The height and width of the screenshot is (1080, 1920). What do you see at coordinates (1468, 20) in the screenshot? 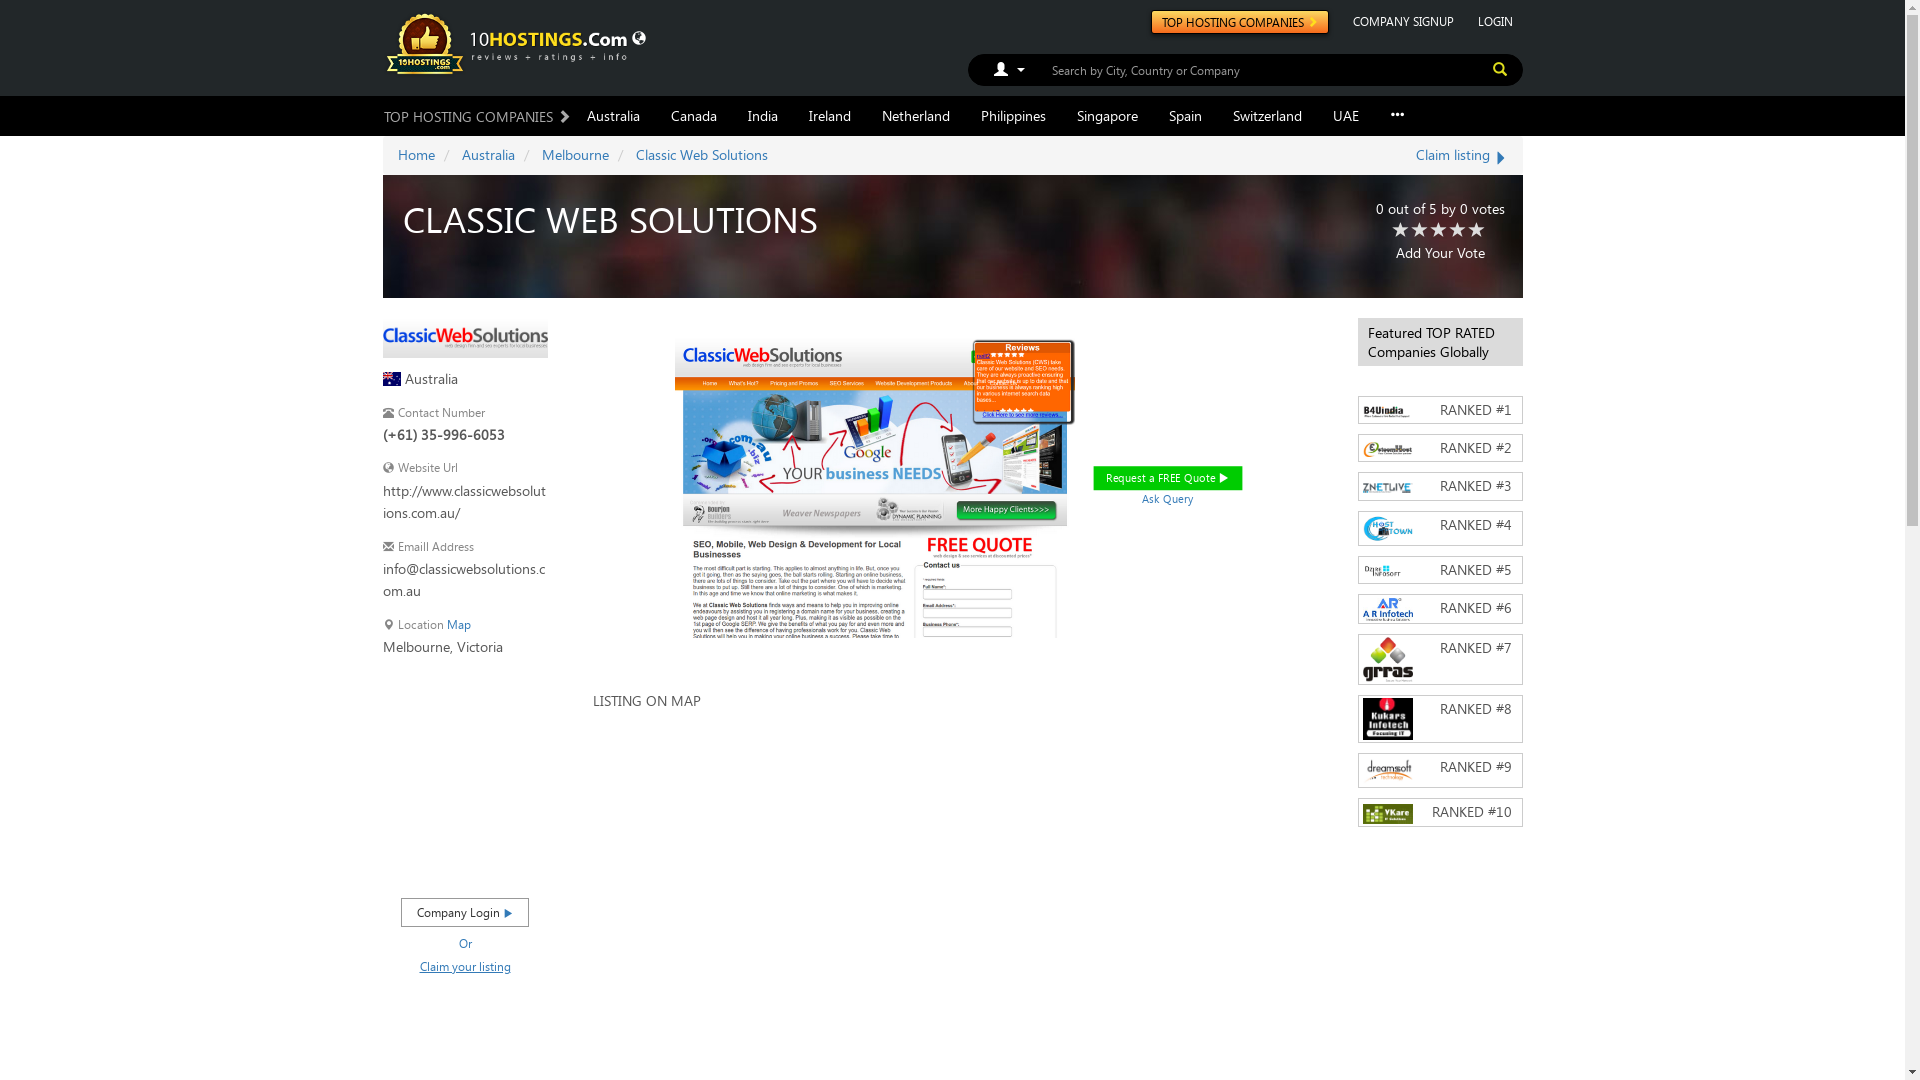
I see `'LOGIN'` at bounding box center [1468, 20].